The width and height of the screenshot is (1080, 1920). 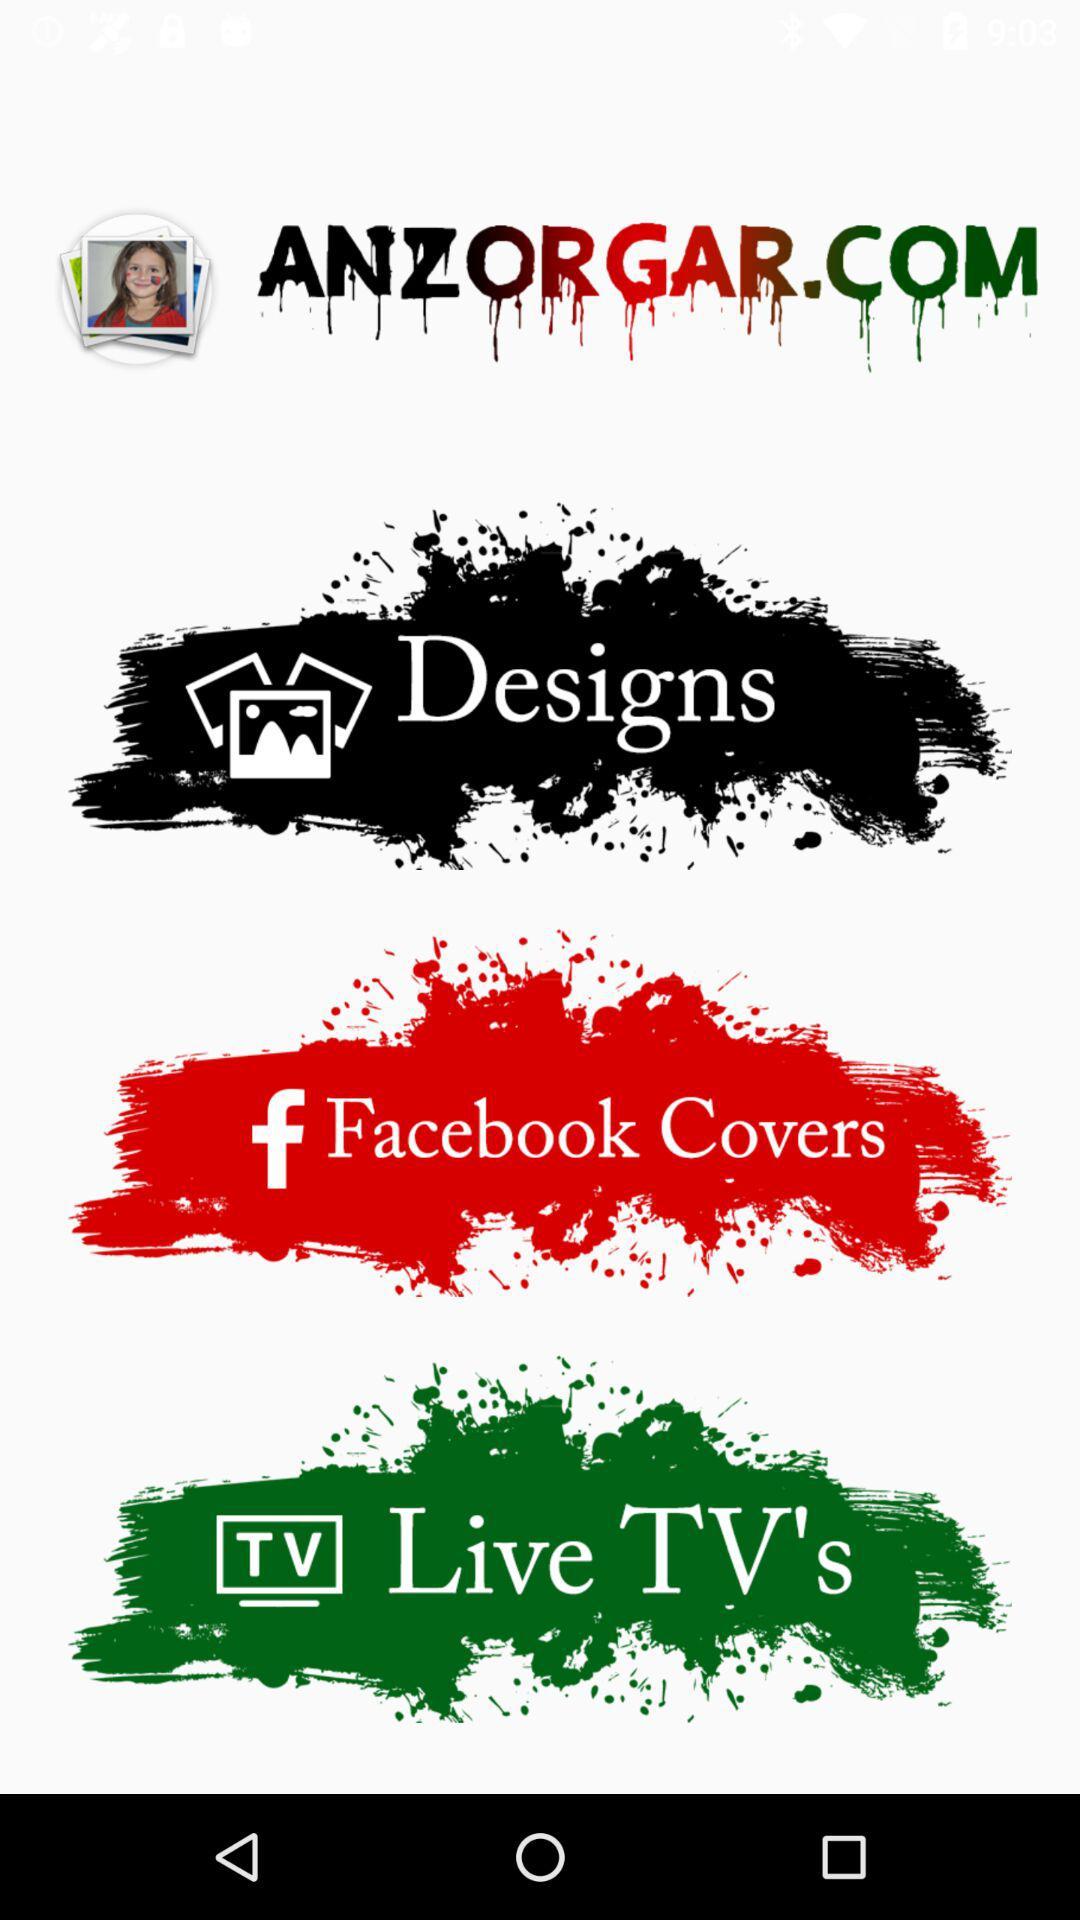 I want to click on open live tv, so click(x=540, y=1538).